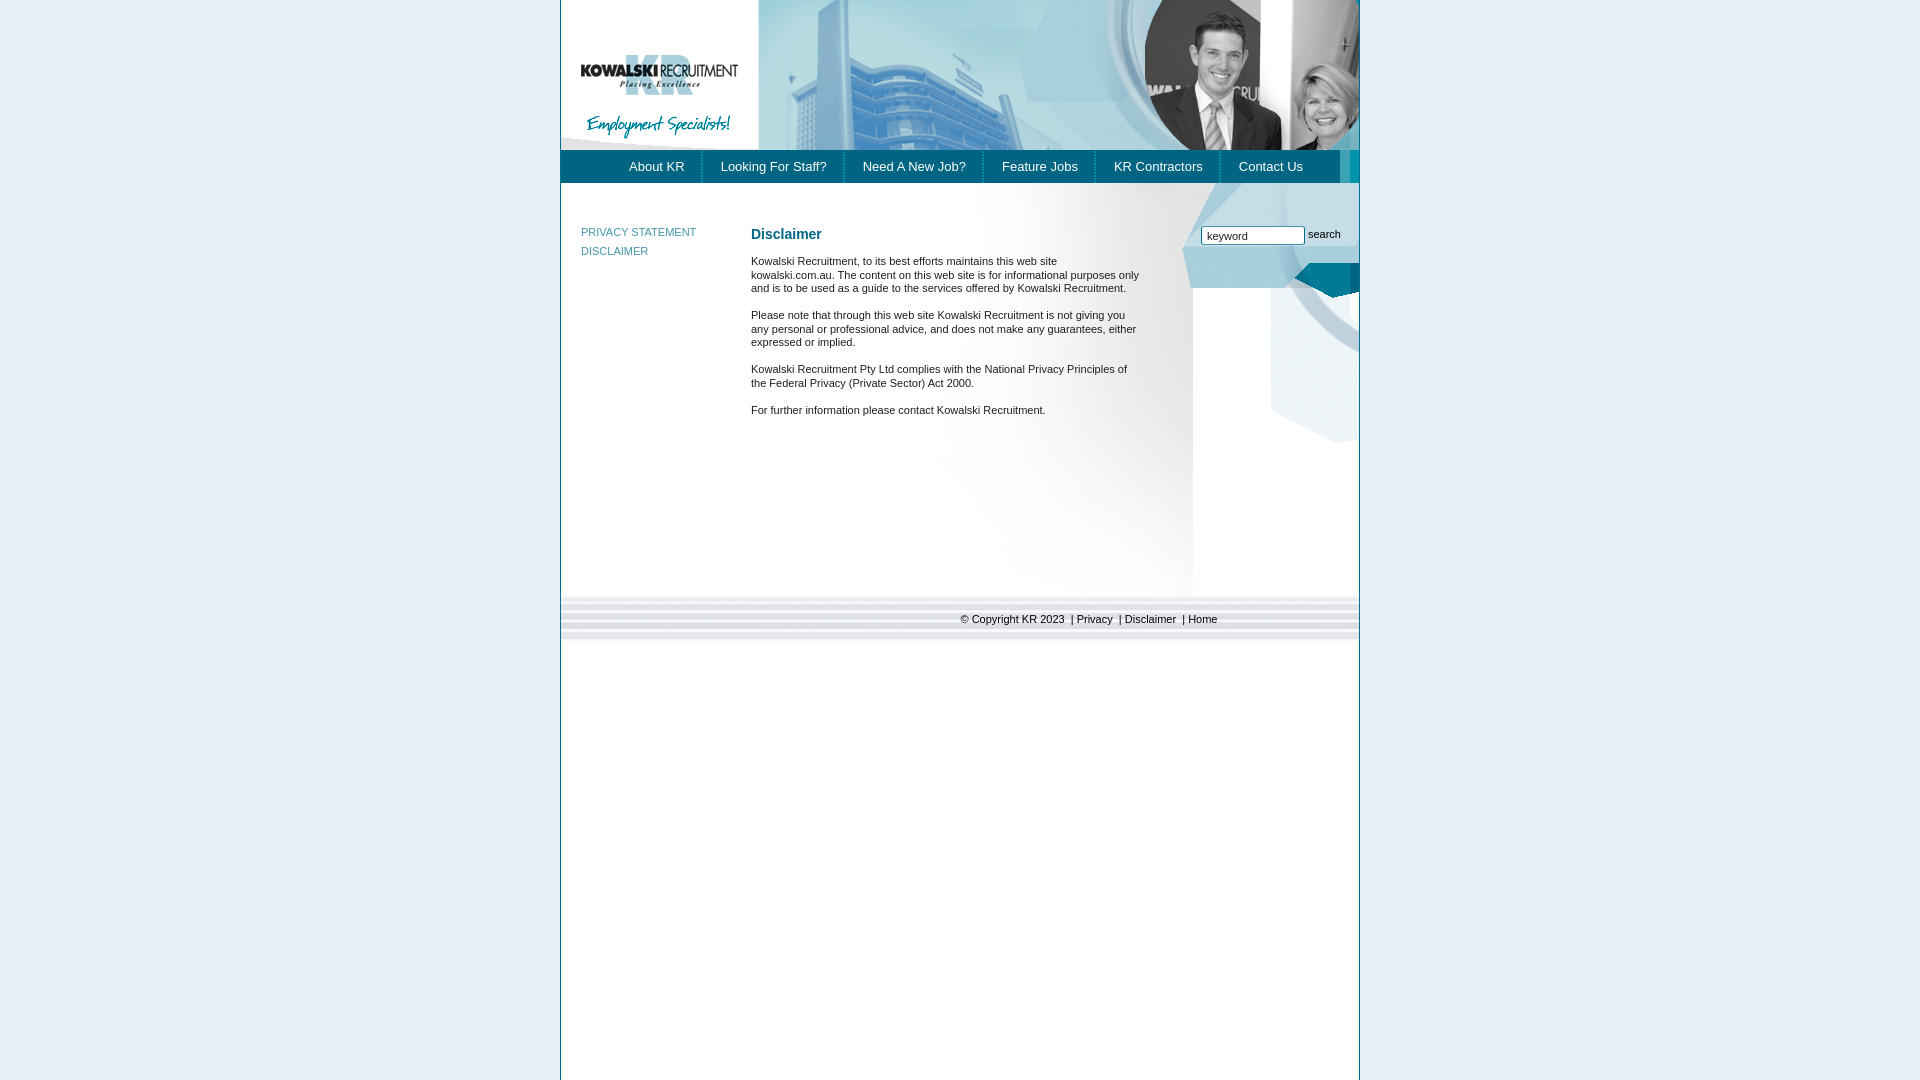  I want to click on 'About KR', so click(657, 165).